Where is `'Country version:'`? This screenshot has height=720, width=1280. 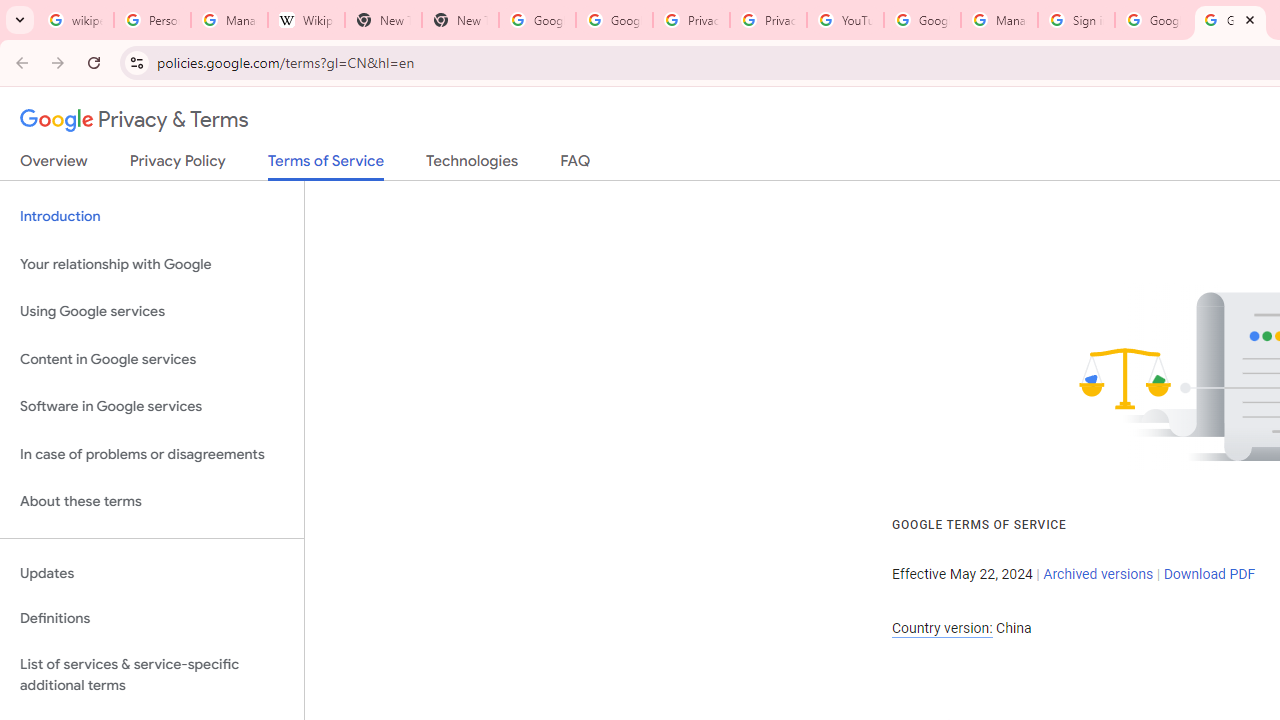 'Country version:' is located at coordinates (941, 627).